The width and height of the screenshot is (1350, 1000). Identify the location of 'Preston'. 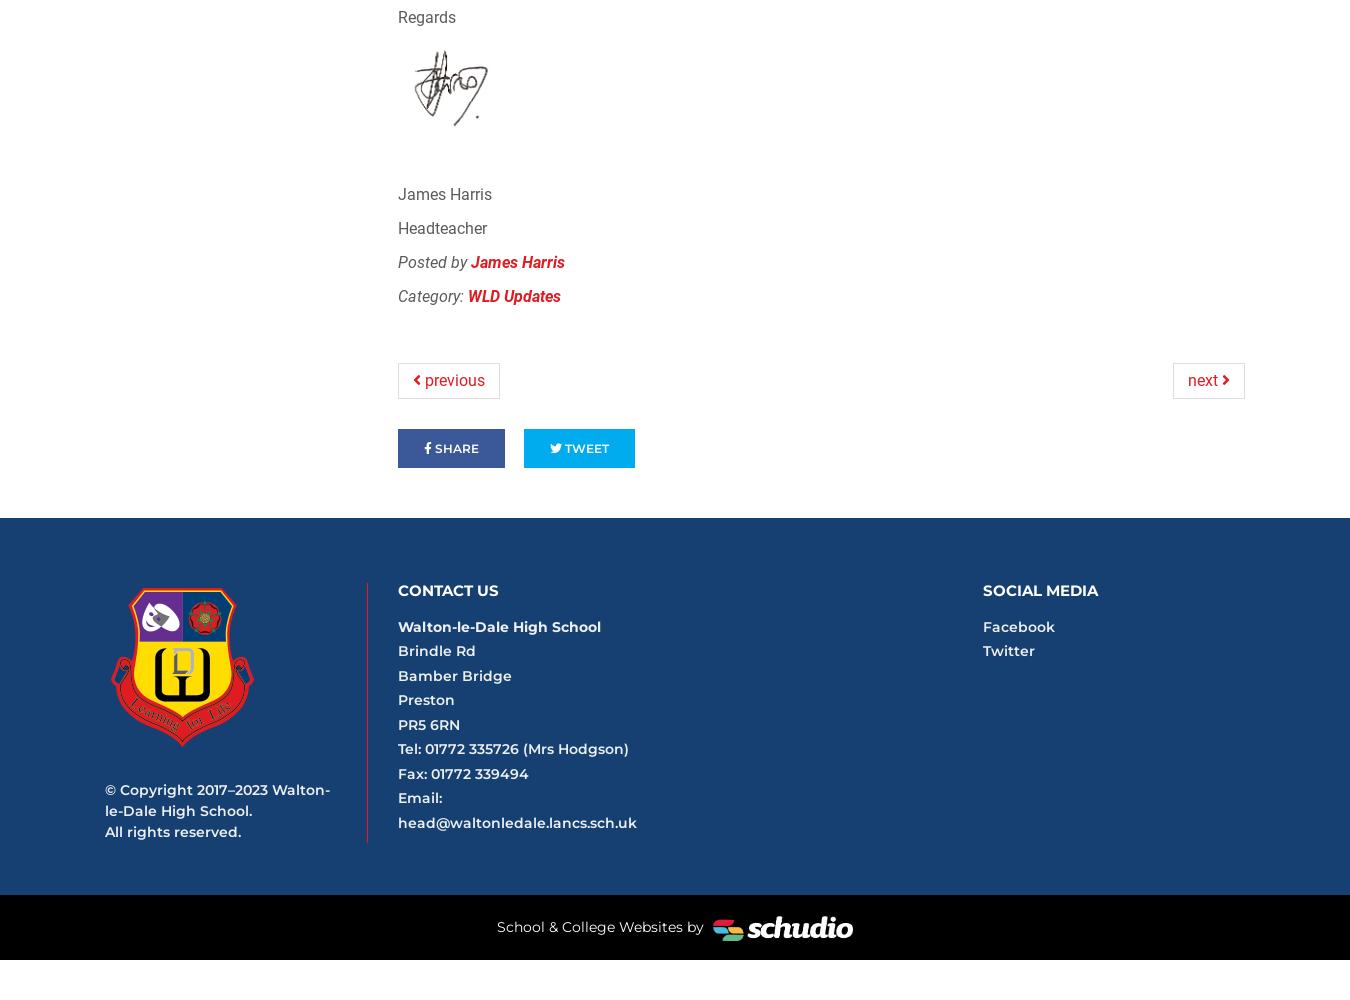
(397, 699).